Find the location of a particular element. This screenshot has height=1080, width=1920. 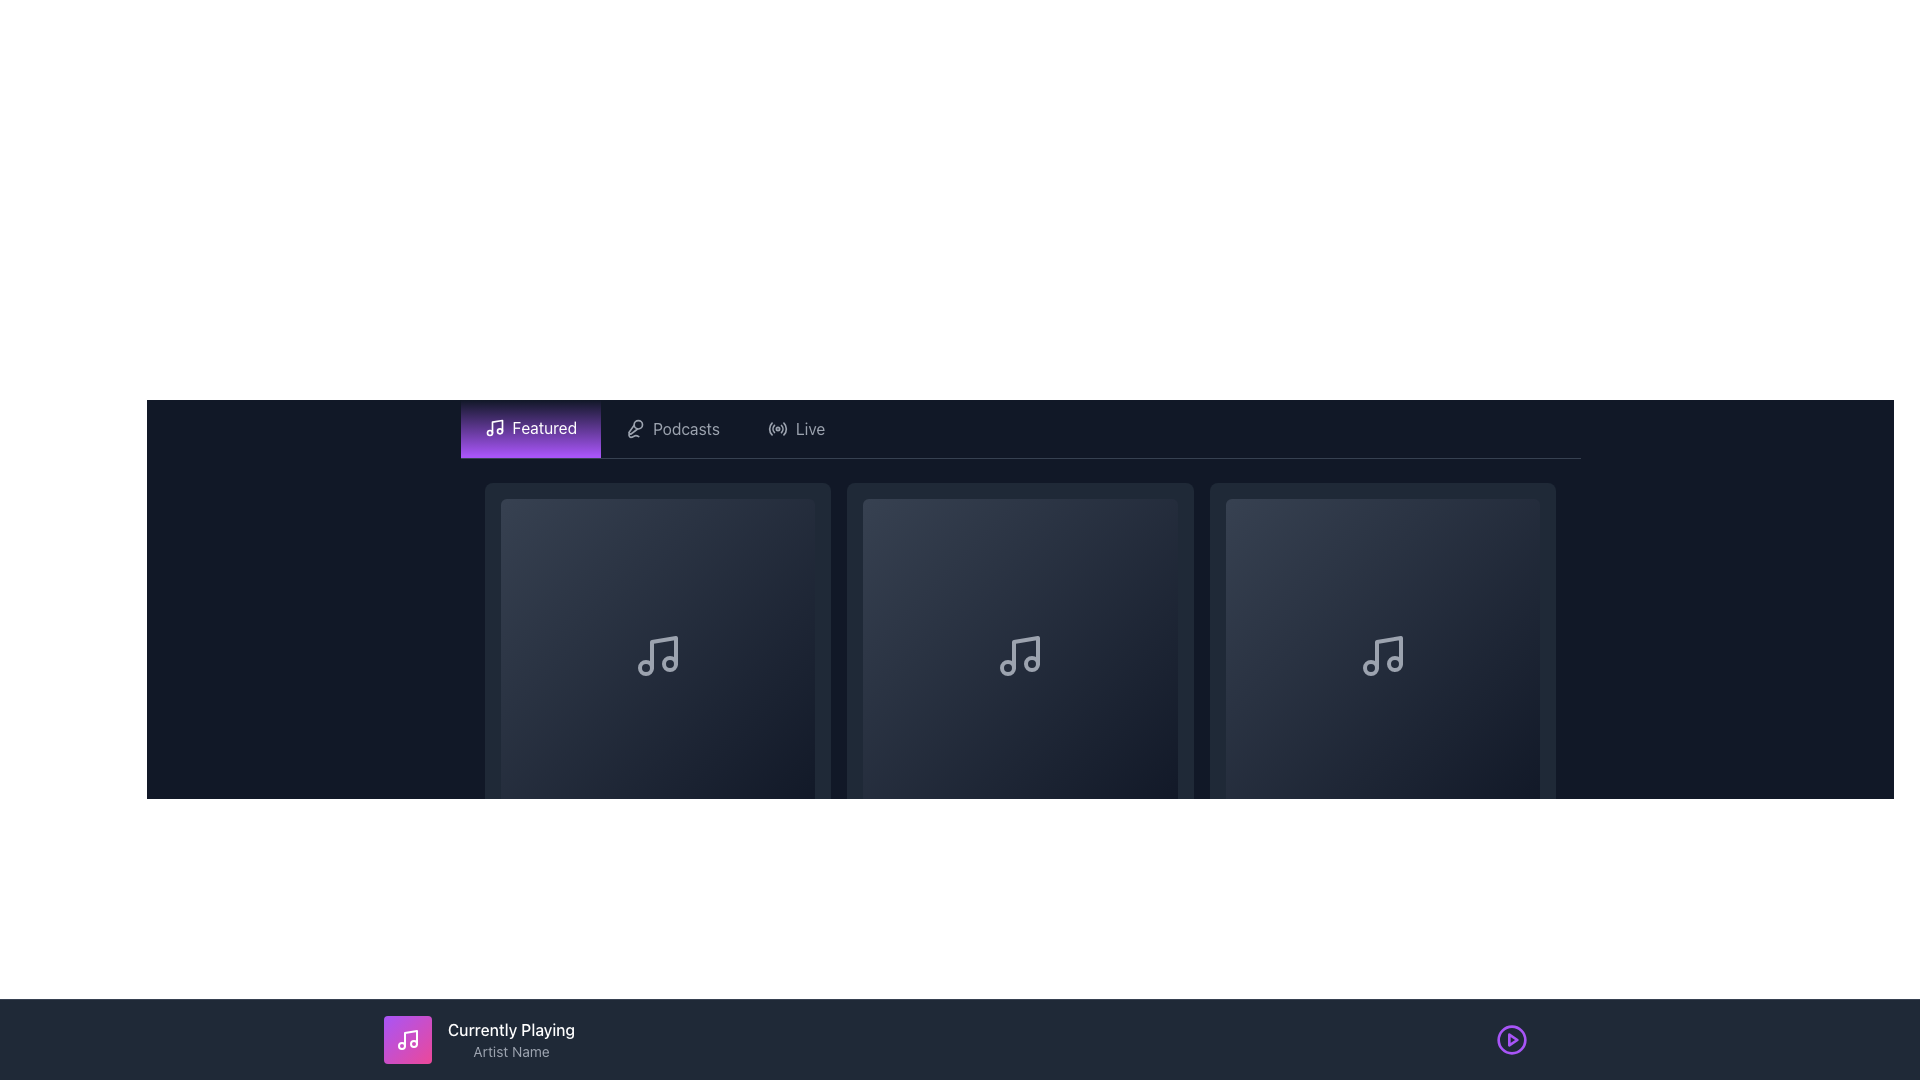

the Music Note icon is located at coordinates (1020, 656).